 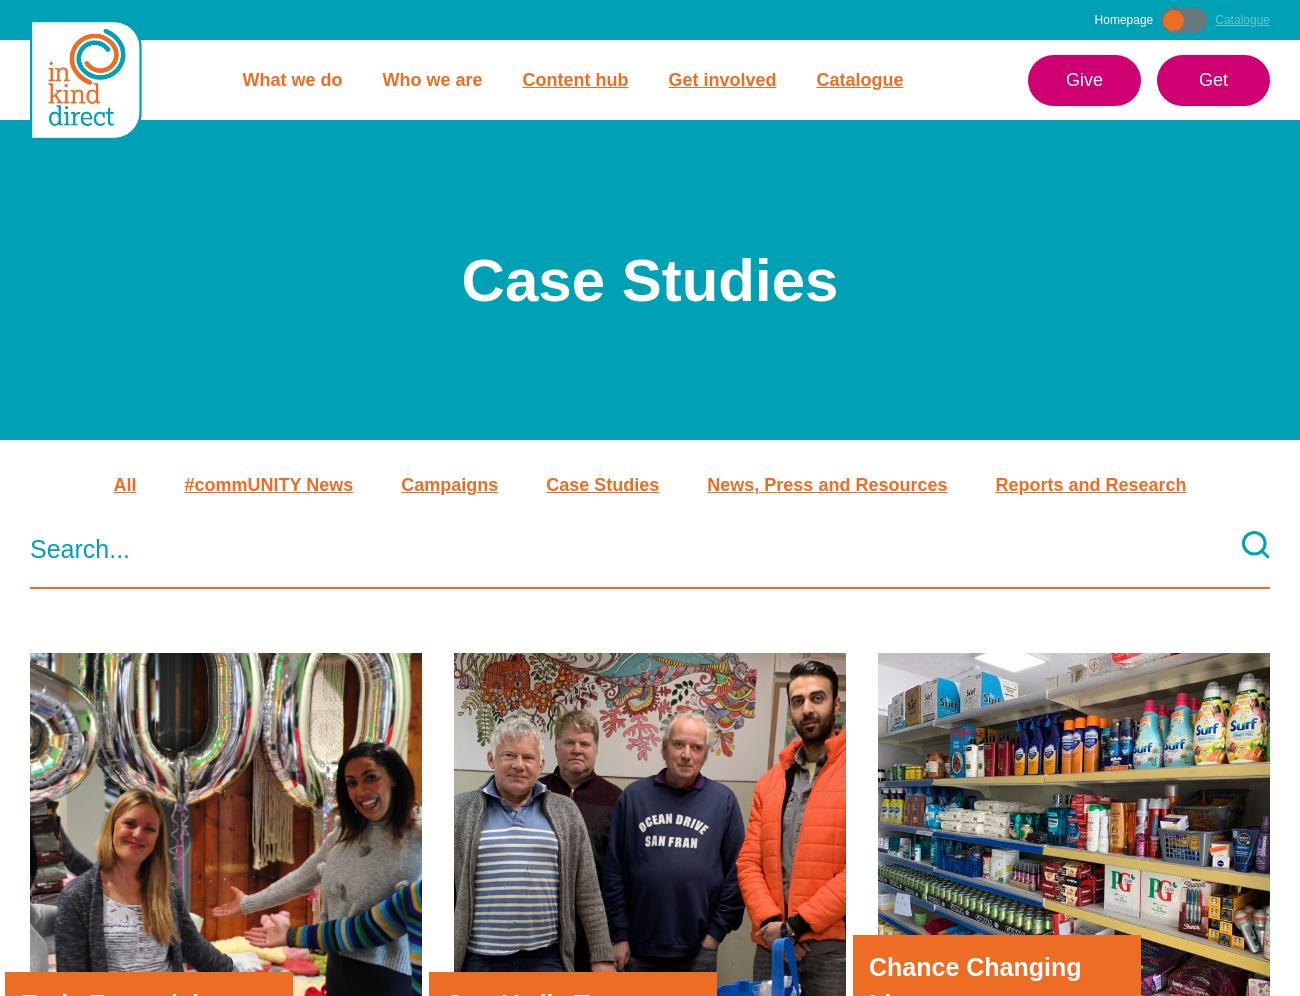 What do you see at coordinates (642, 744) in the screenshot?
I see `'Global Adventure Missions Ltd. run challenge events, including outdoors events for family groups and fundraising events for over 1,500 charities.'` at bounding box center [642, 744].